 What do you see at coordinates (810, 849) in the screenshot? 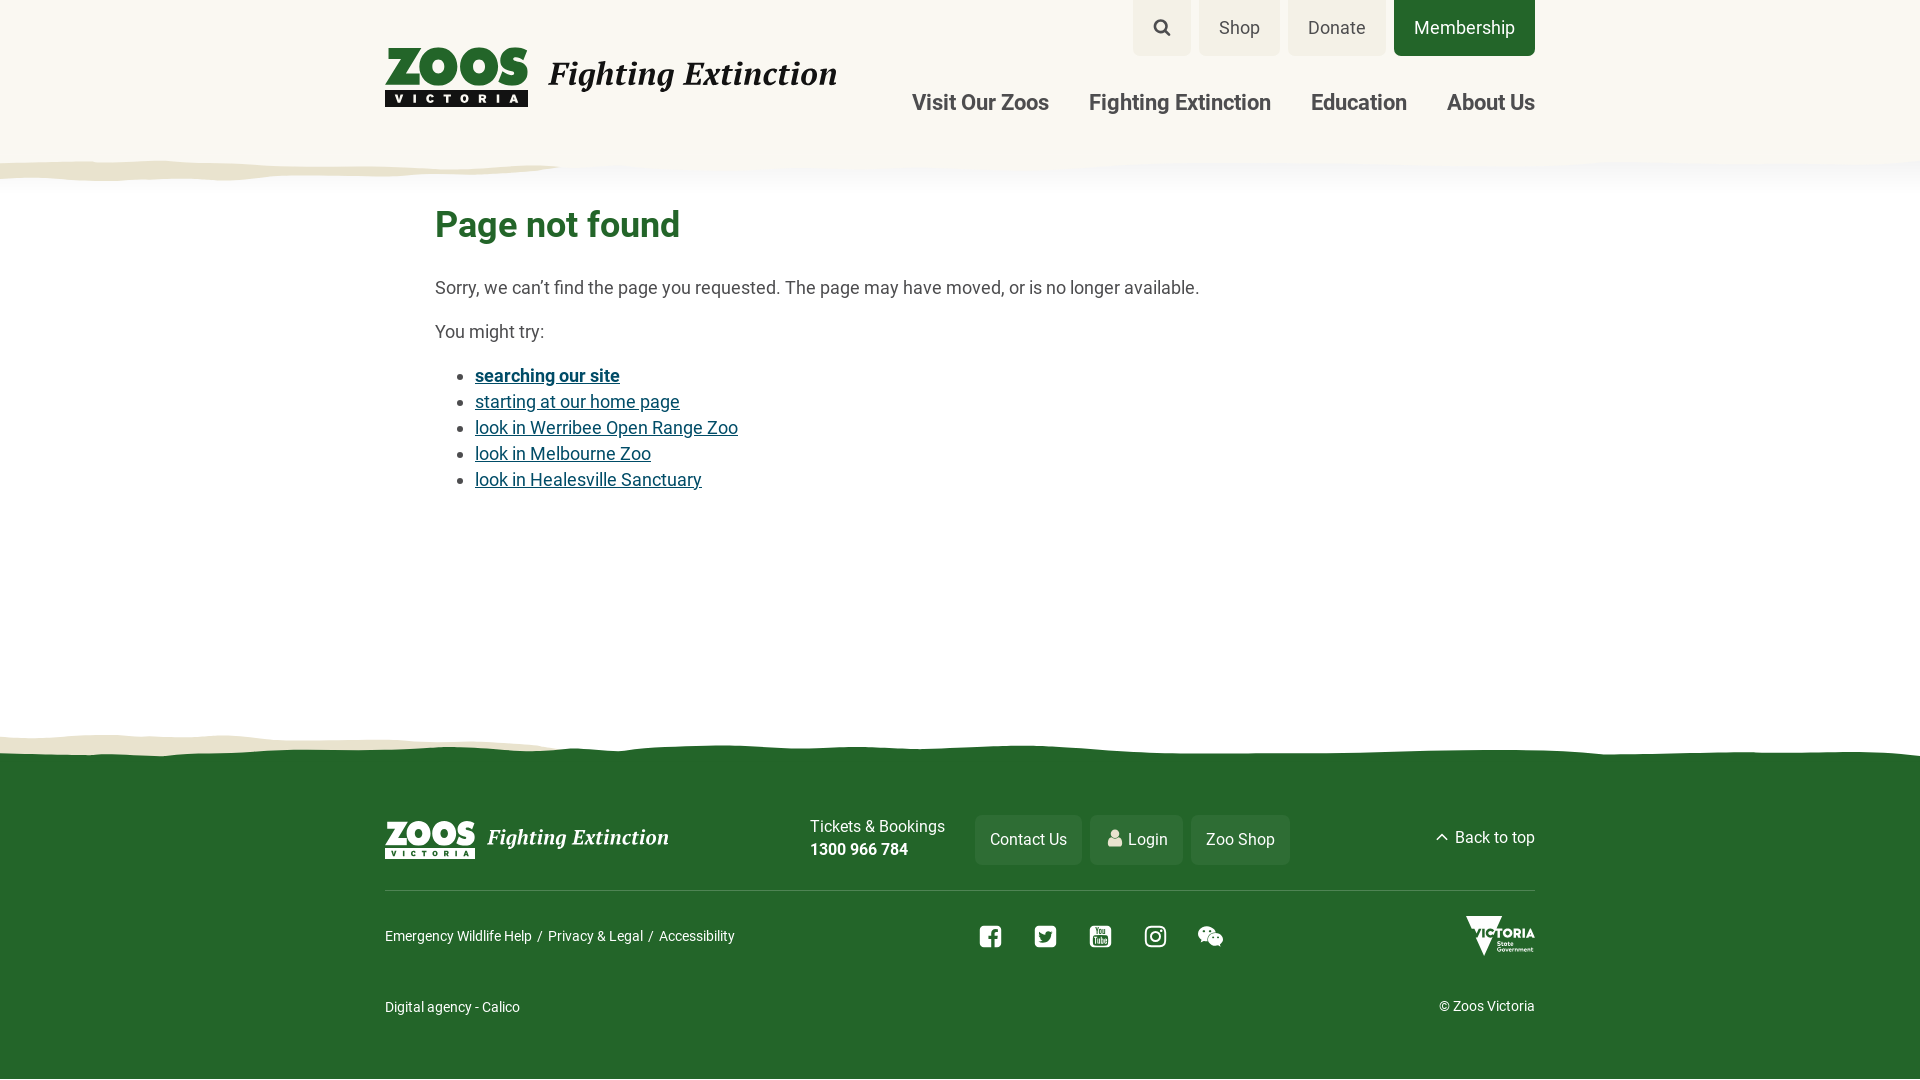
I see `'1300 966 784'` at bounding box center [810, 849].